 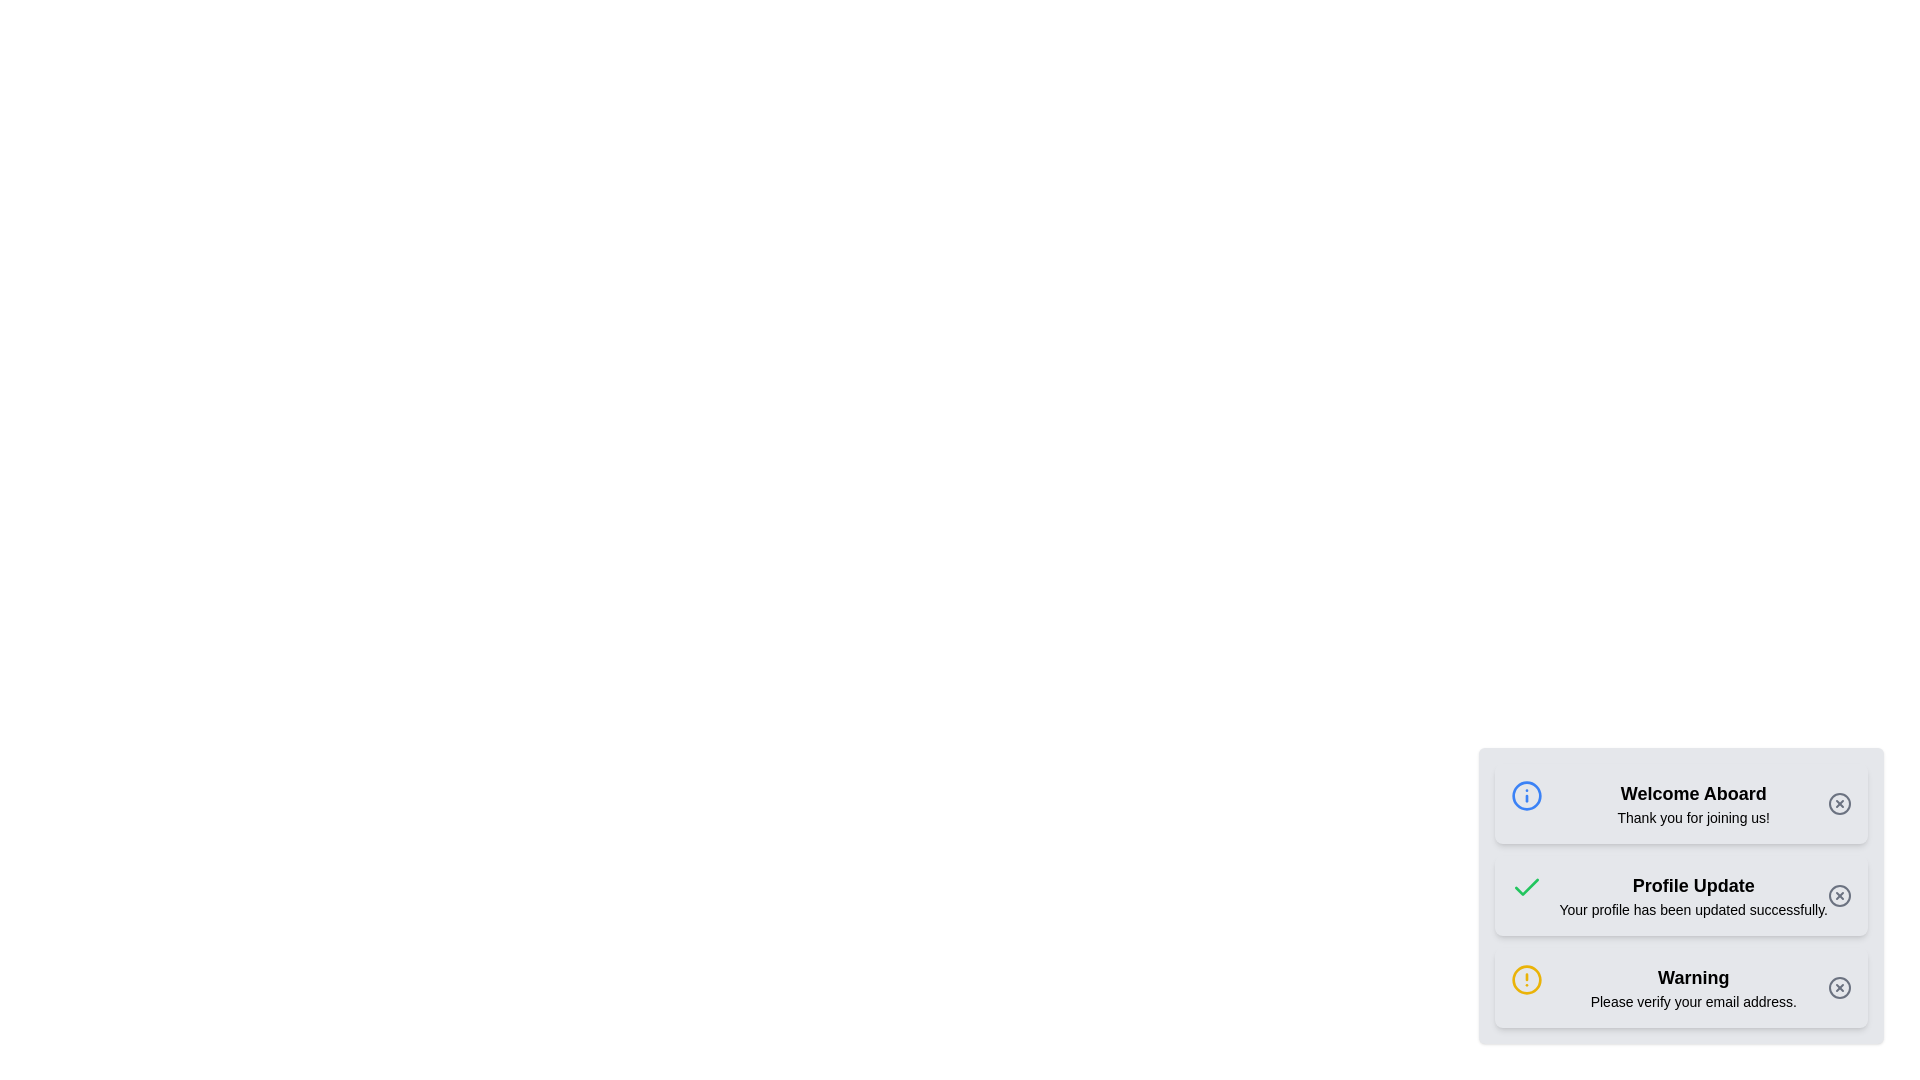 I want to click on the check mark icon indicating a successful 'Profile Update' notification, the second icon, so click(x=1526, y=886).